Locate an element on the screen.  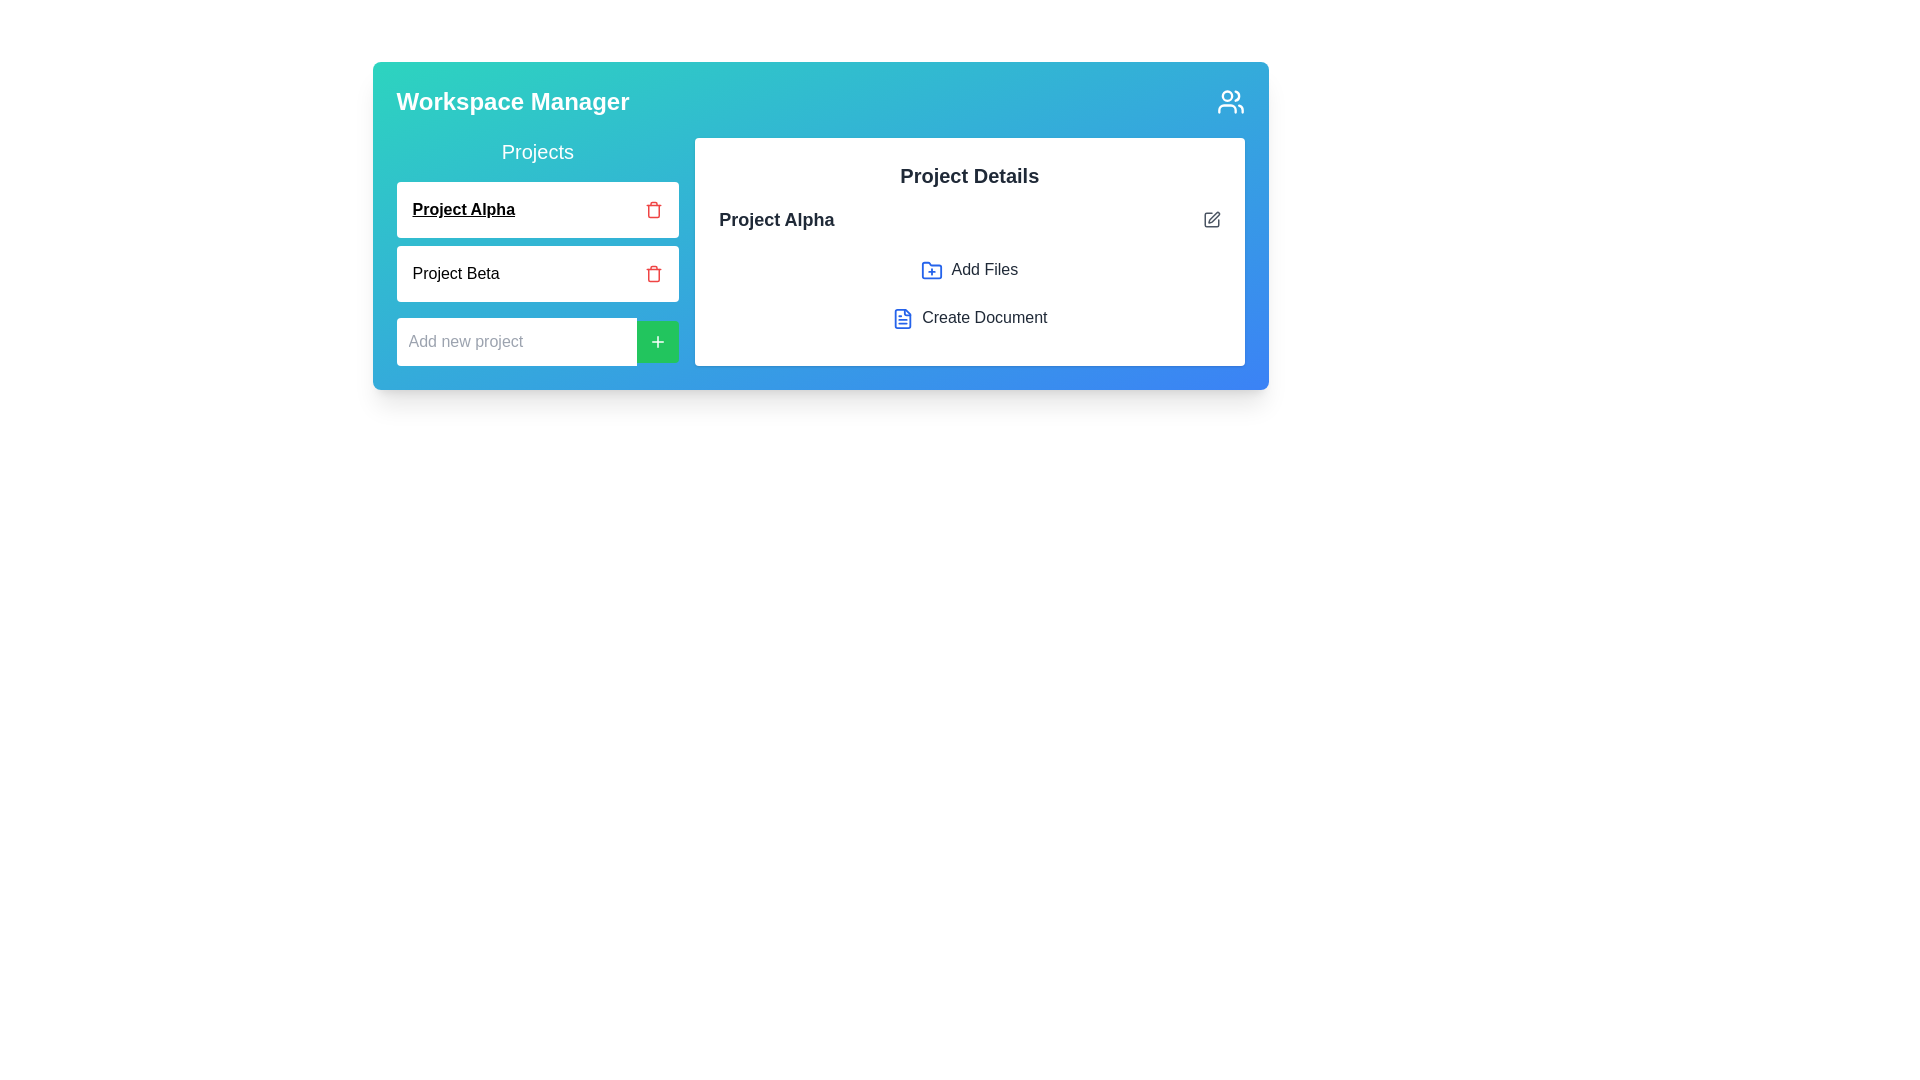
the text input field labeled 'Add new project' to place the cursor for text entry is located at coordinates (516, 341).